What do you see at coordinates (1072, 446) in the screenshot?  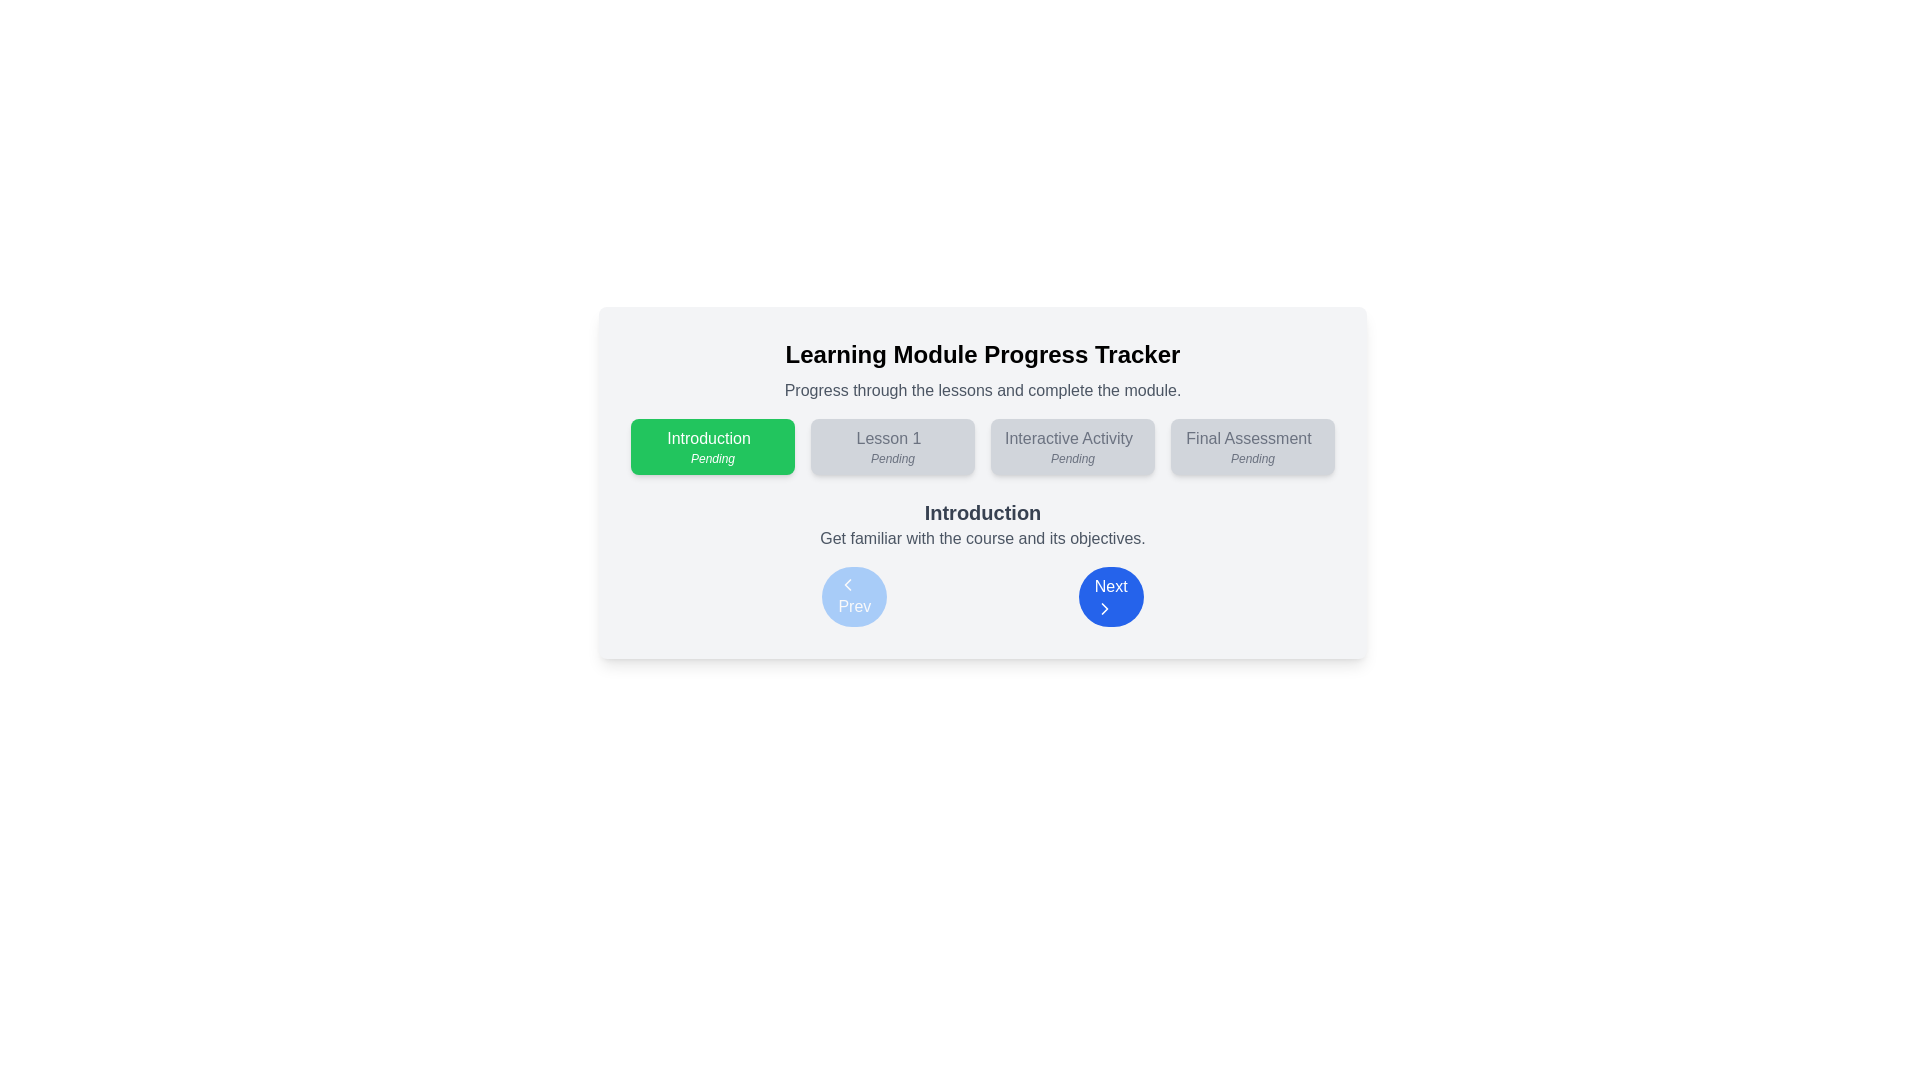 I see `the third button in the progress tracker grid` at bounding box center [1072, 446].